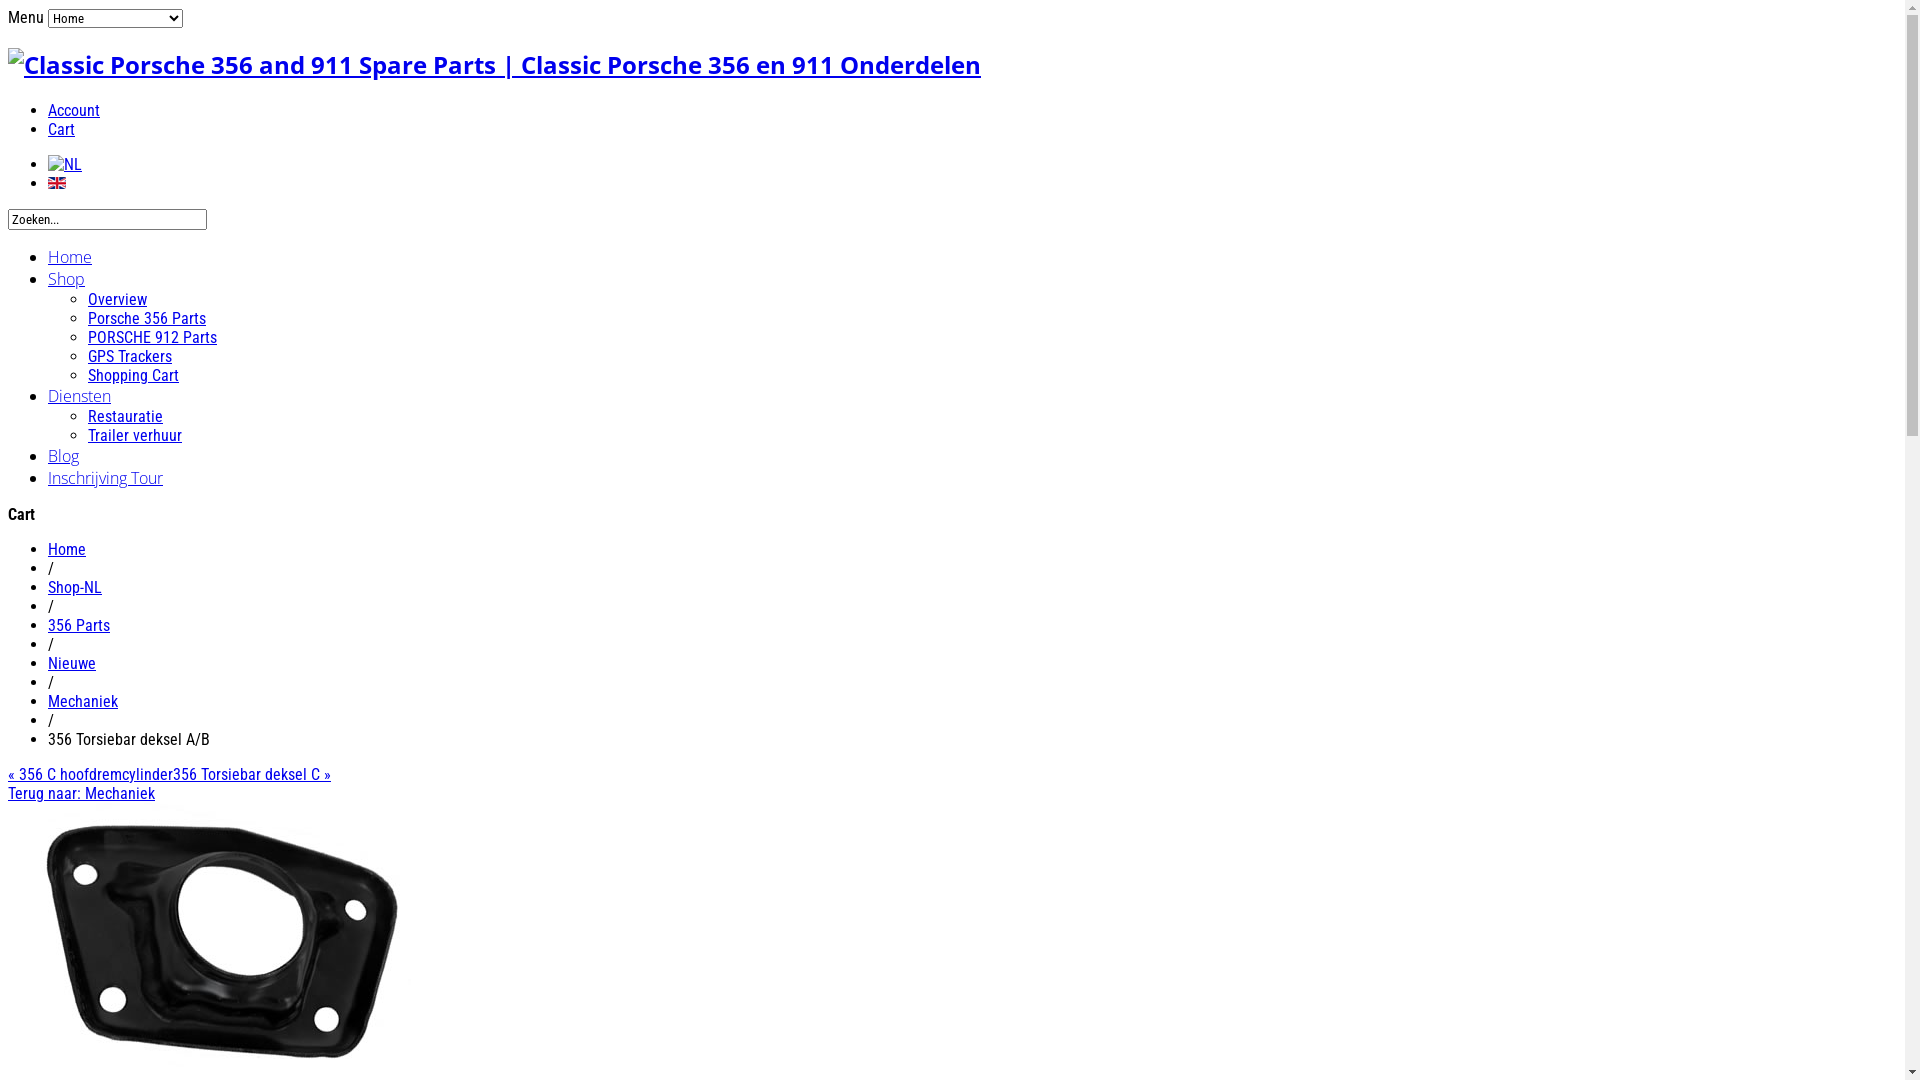  What do you see at coordinates (104, 478) in the screenshot?
I see `'Inschrijving Tour'` at bounding box center [104, 478].